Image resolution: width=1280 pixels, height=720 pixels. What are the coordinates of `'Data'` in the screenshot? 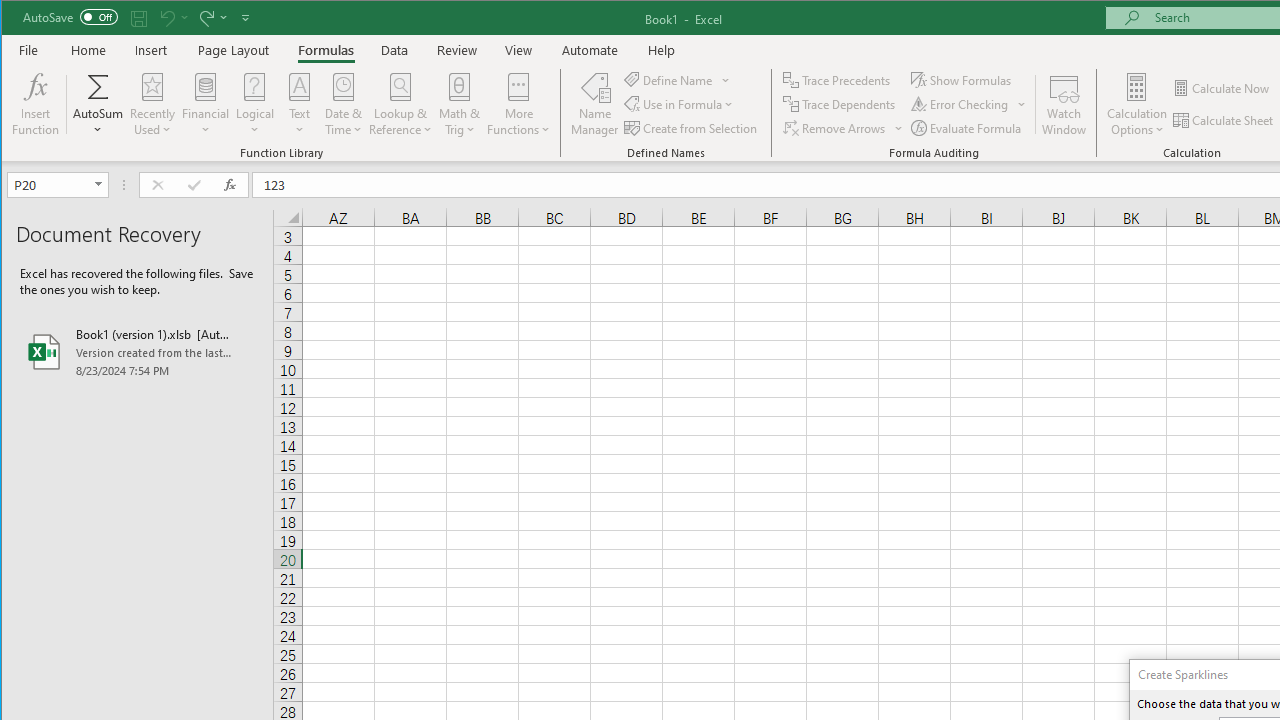 It's located at (395, 49).